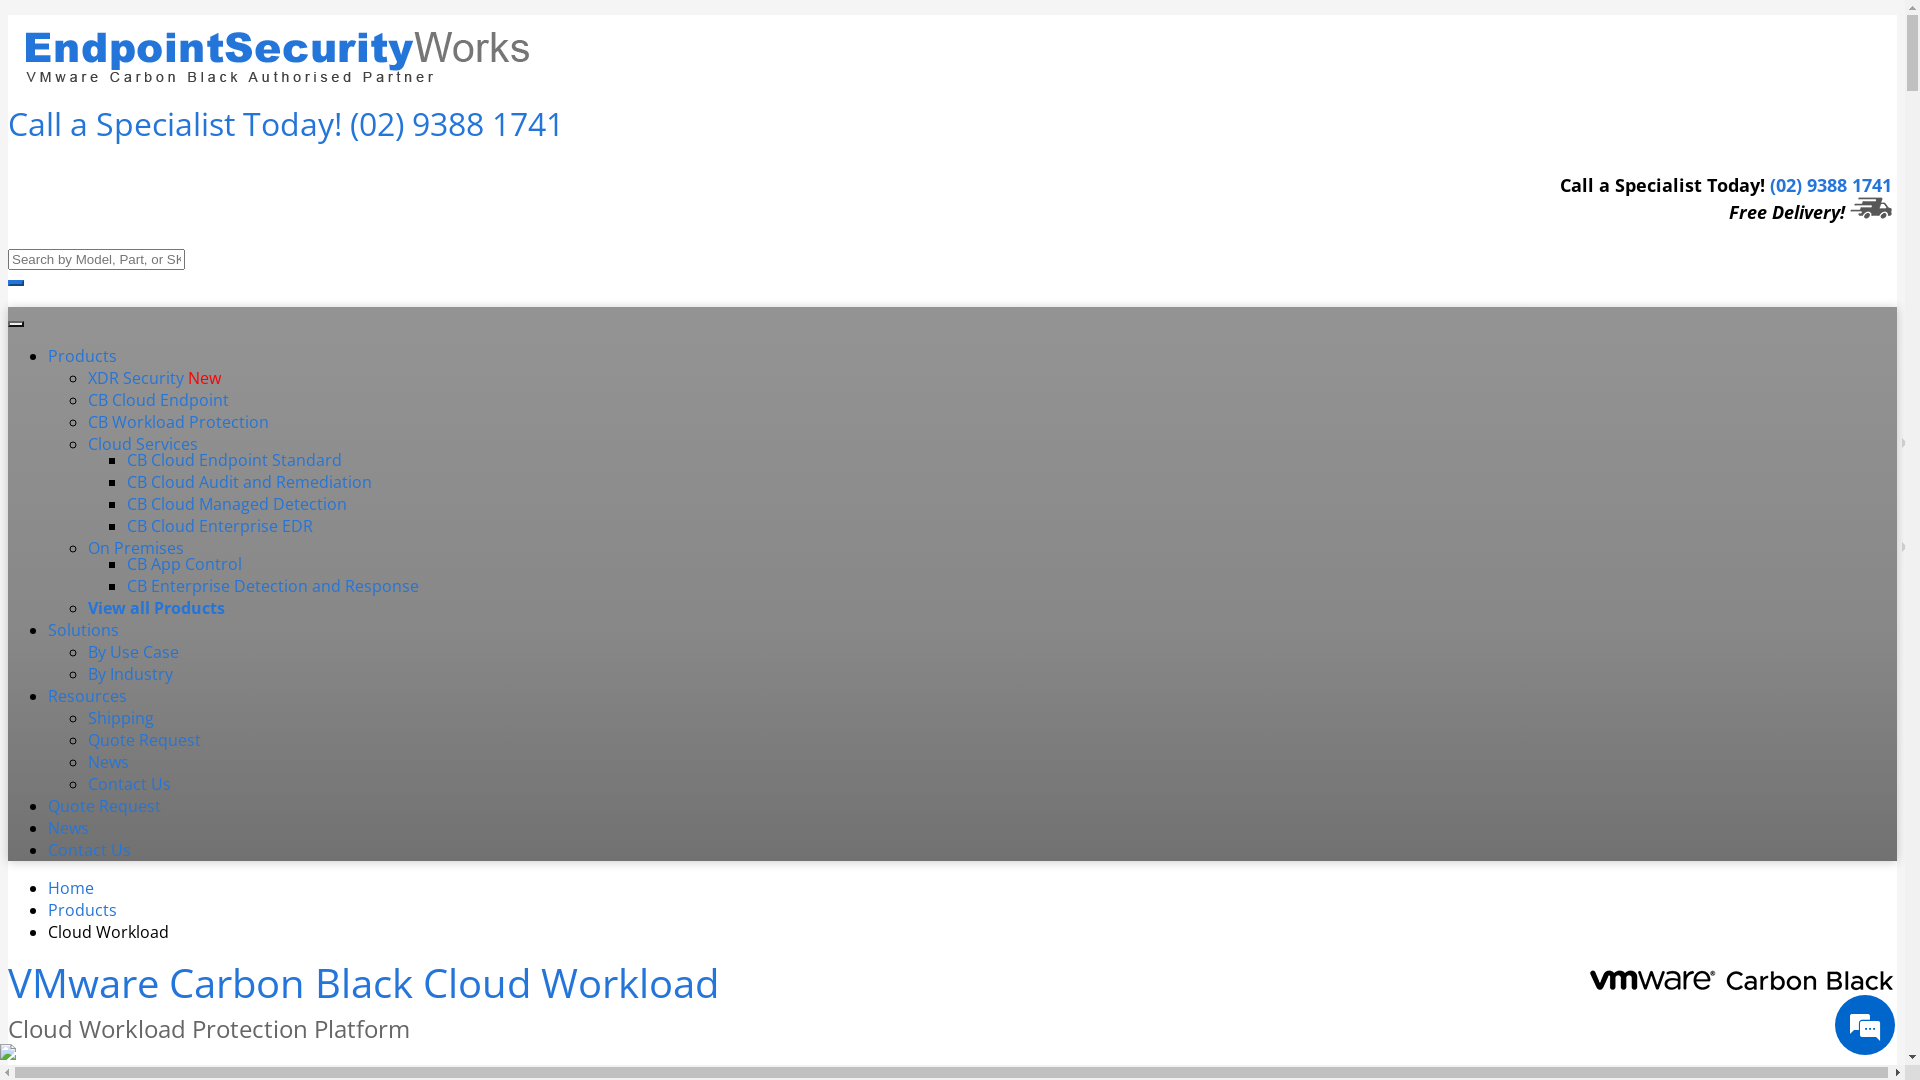 The height and width of the screenshot is (1080, 1920). Describe the element at coordinates (86, 442) in the screenshot. I see `'Cloud Services'` at that location.